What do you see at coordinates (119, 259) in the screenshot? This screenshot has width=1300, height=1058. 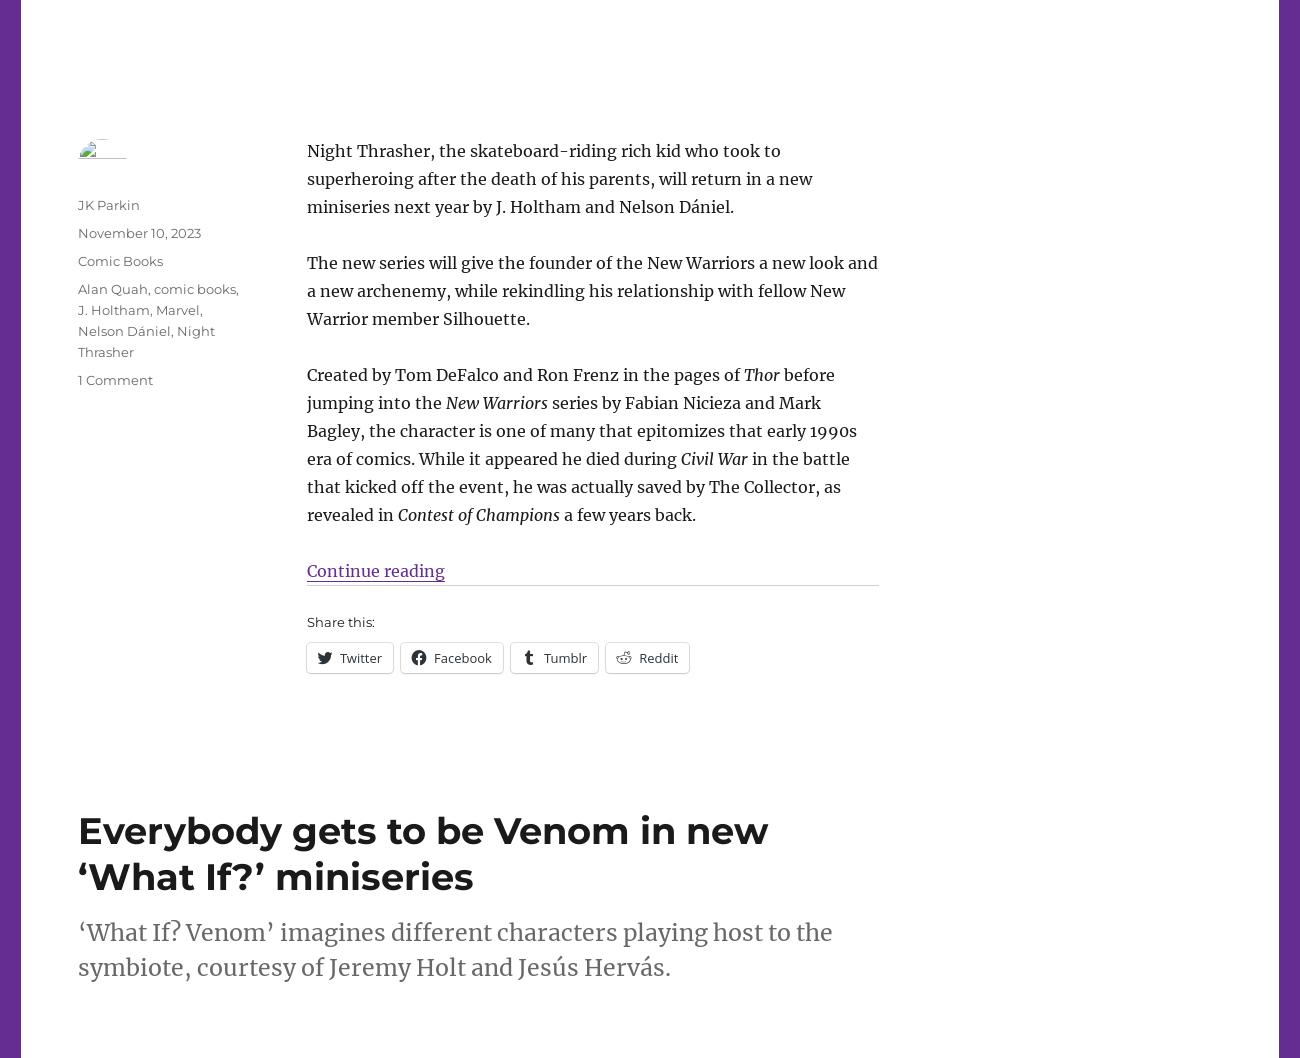 I see `'Comic Books'` at bounding box center [119, 259].